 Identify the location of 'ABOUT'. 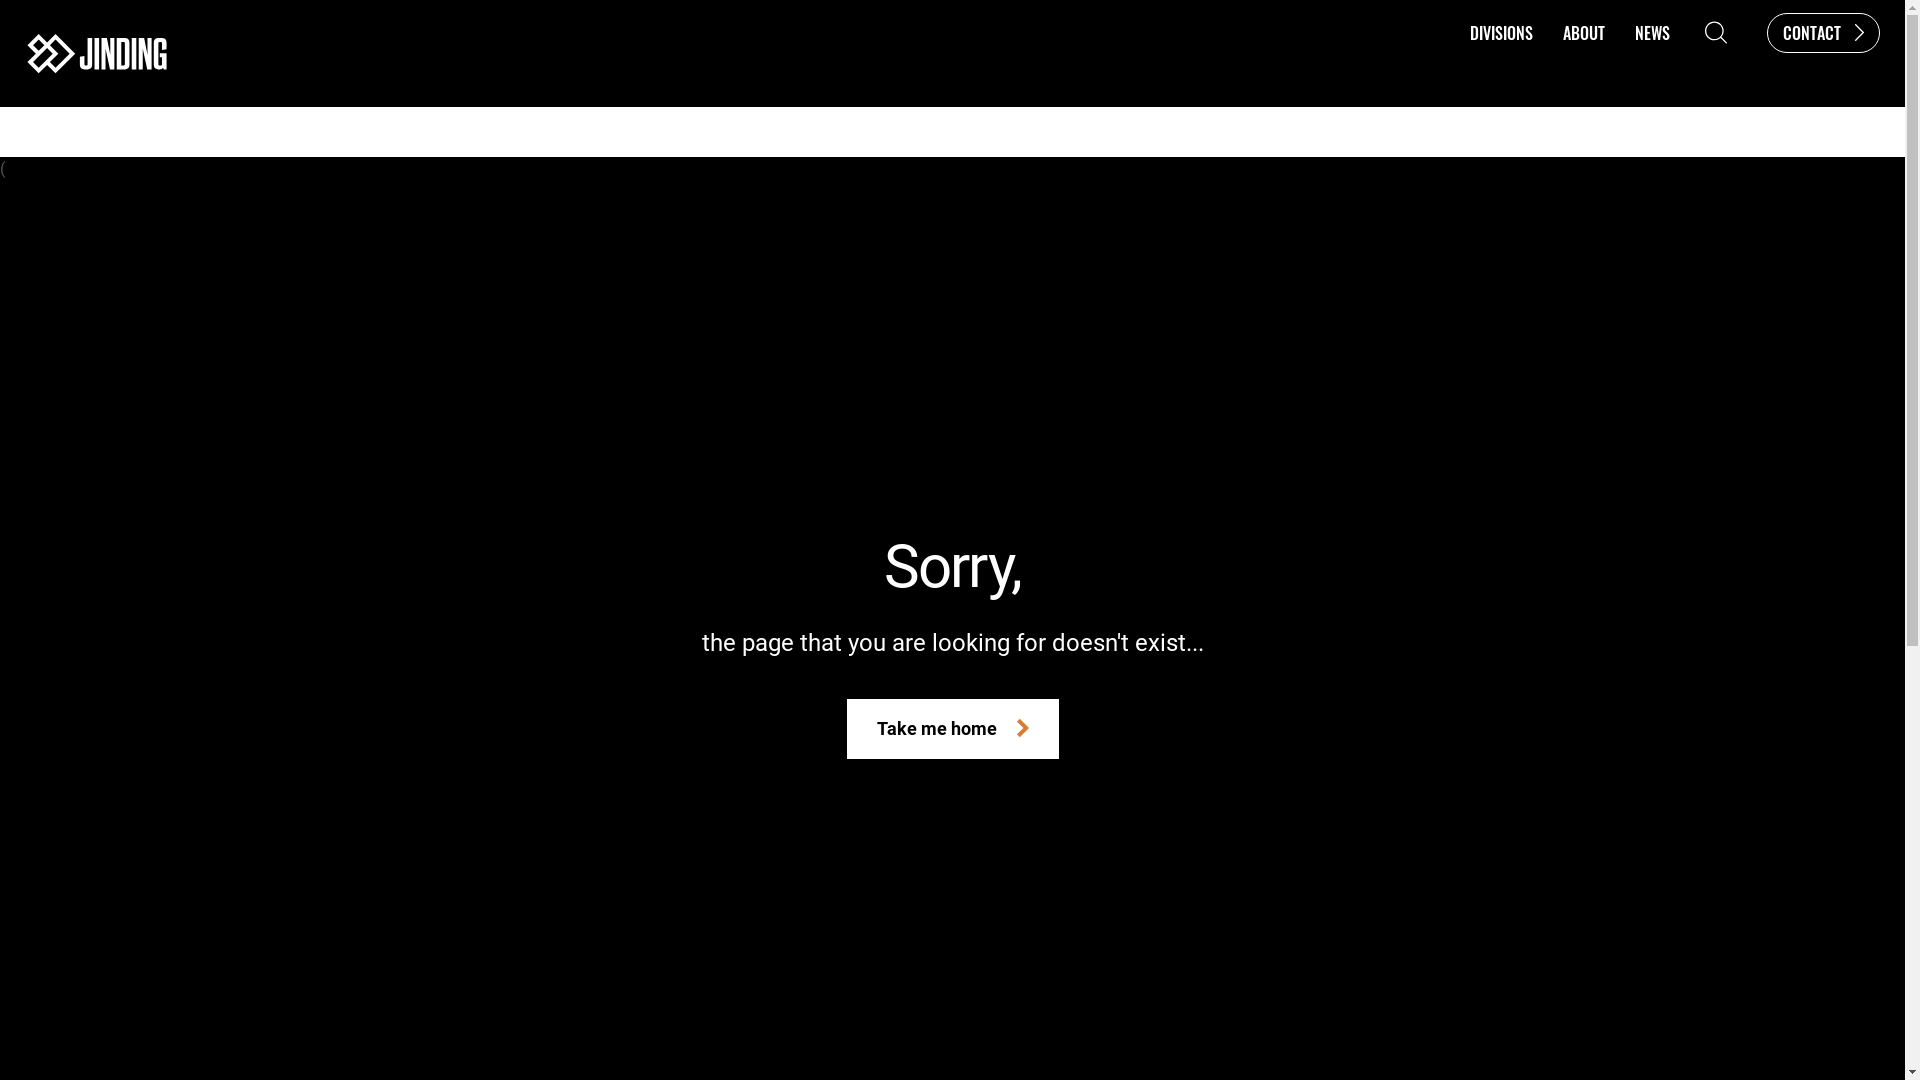
(1547, 31).